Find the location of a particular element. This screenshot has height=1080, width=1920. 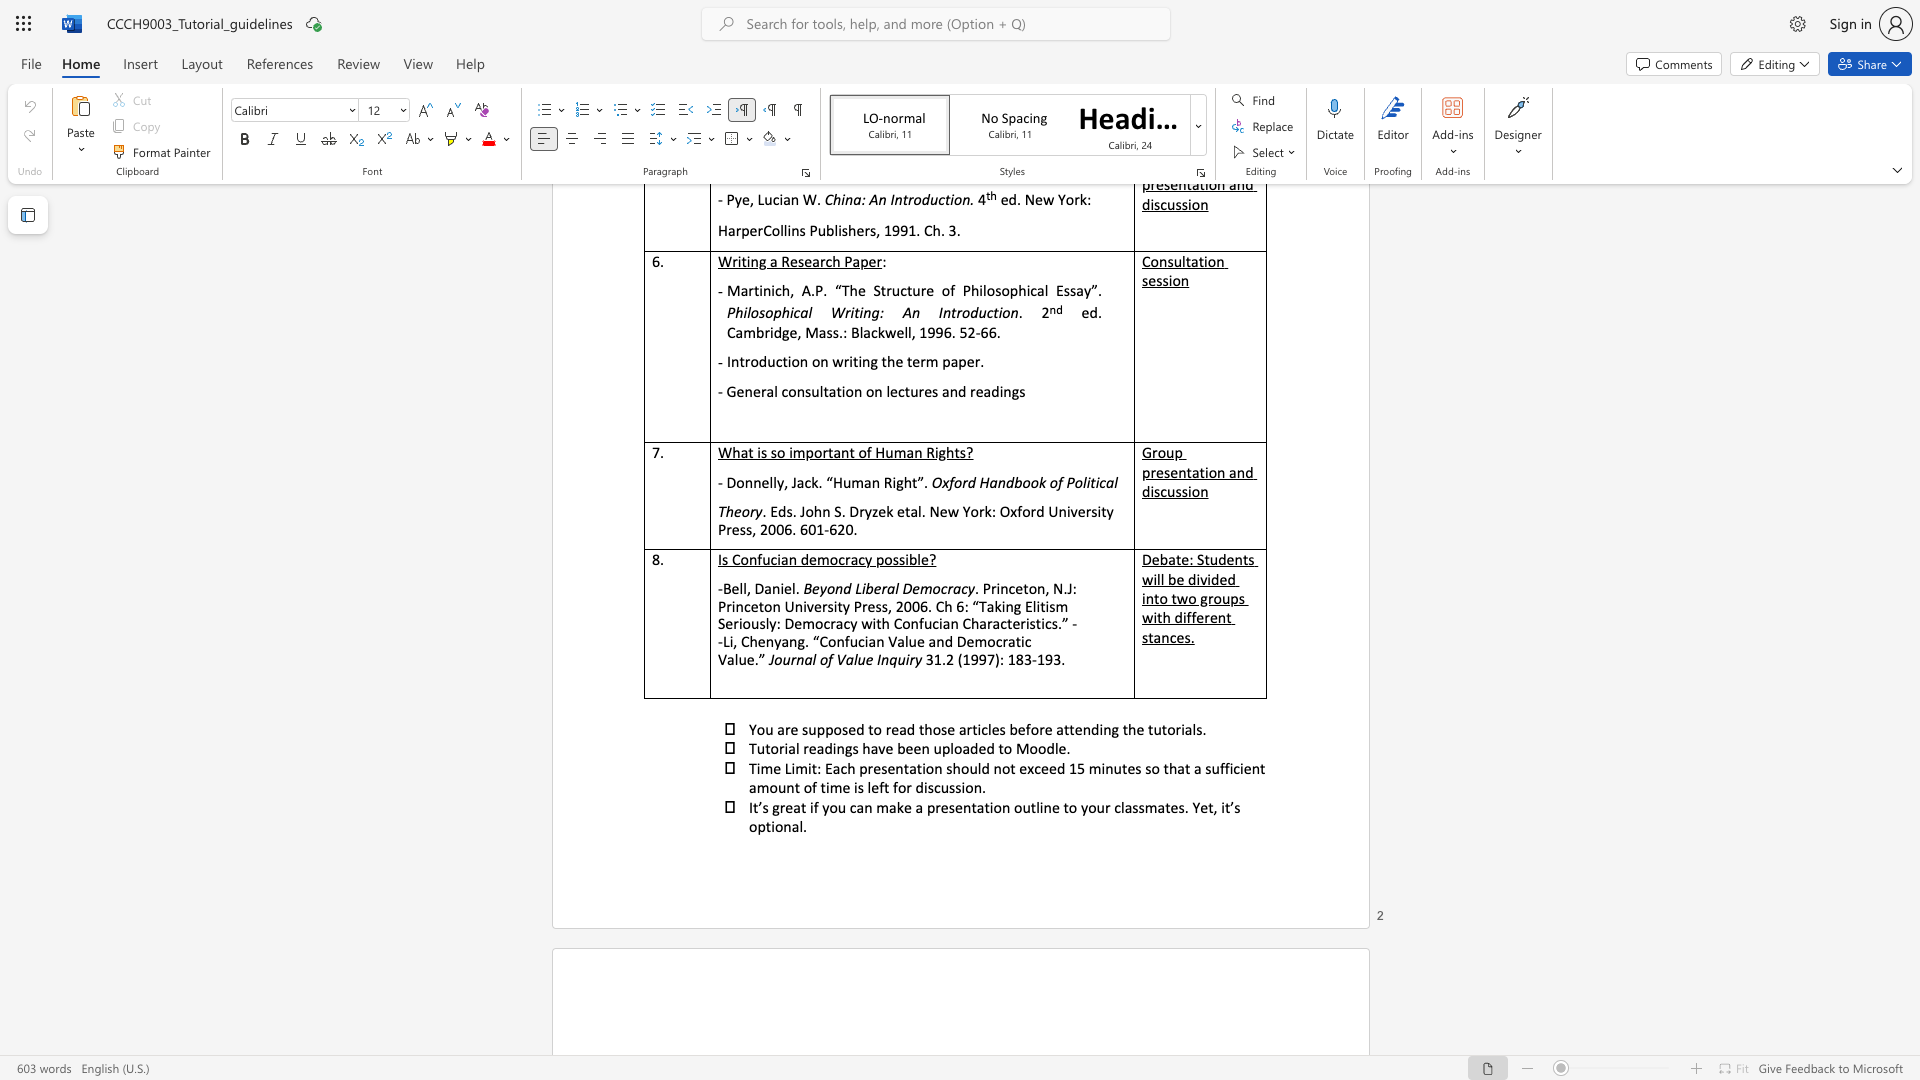

the subset text "tics.” --Li, Chenyang. “Confucian Value and Democratic Valu" within the text "Seriously: Democracy with Confucian Characteristics.” --Li, Chenyang. “Confucian Value and Democratic Value.”" is located at coordinates (1035, 622).